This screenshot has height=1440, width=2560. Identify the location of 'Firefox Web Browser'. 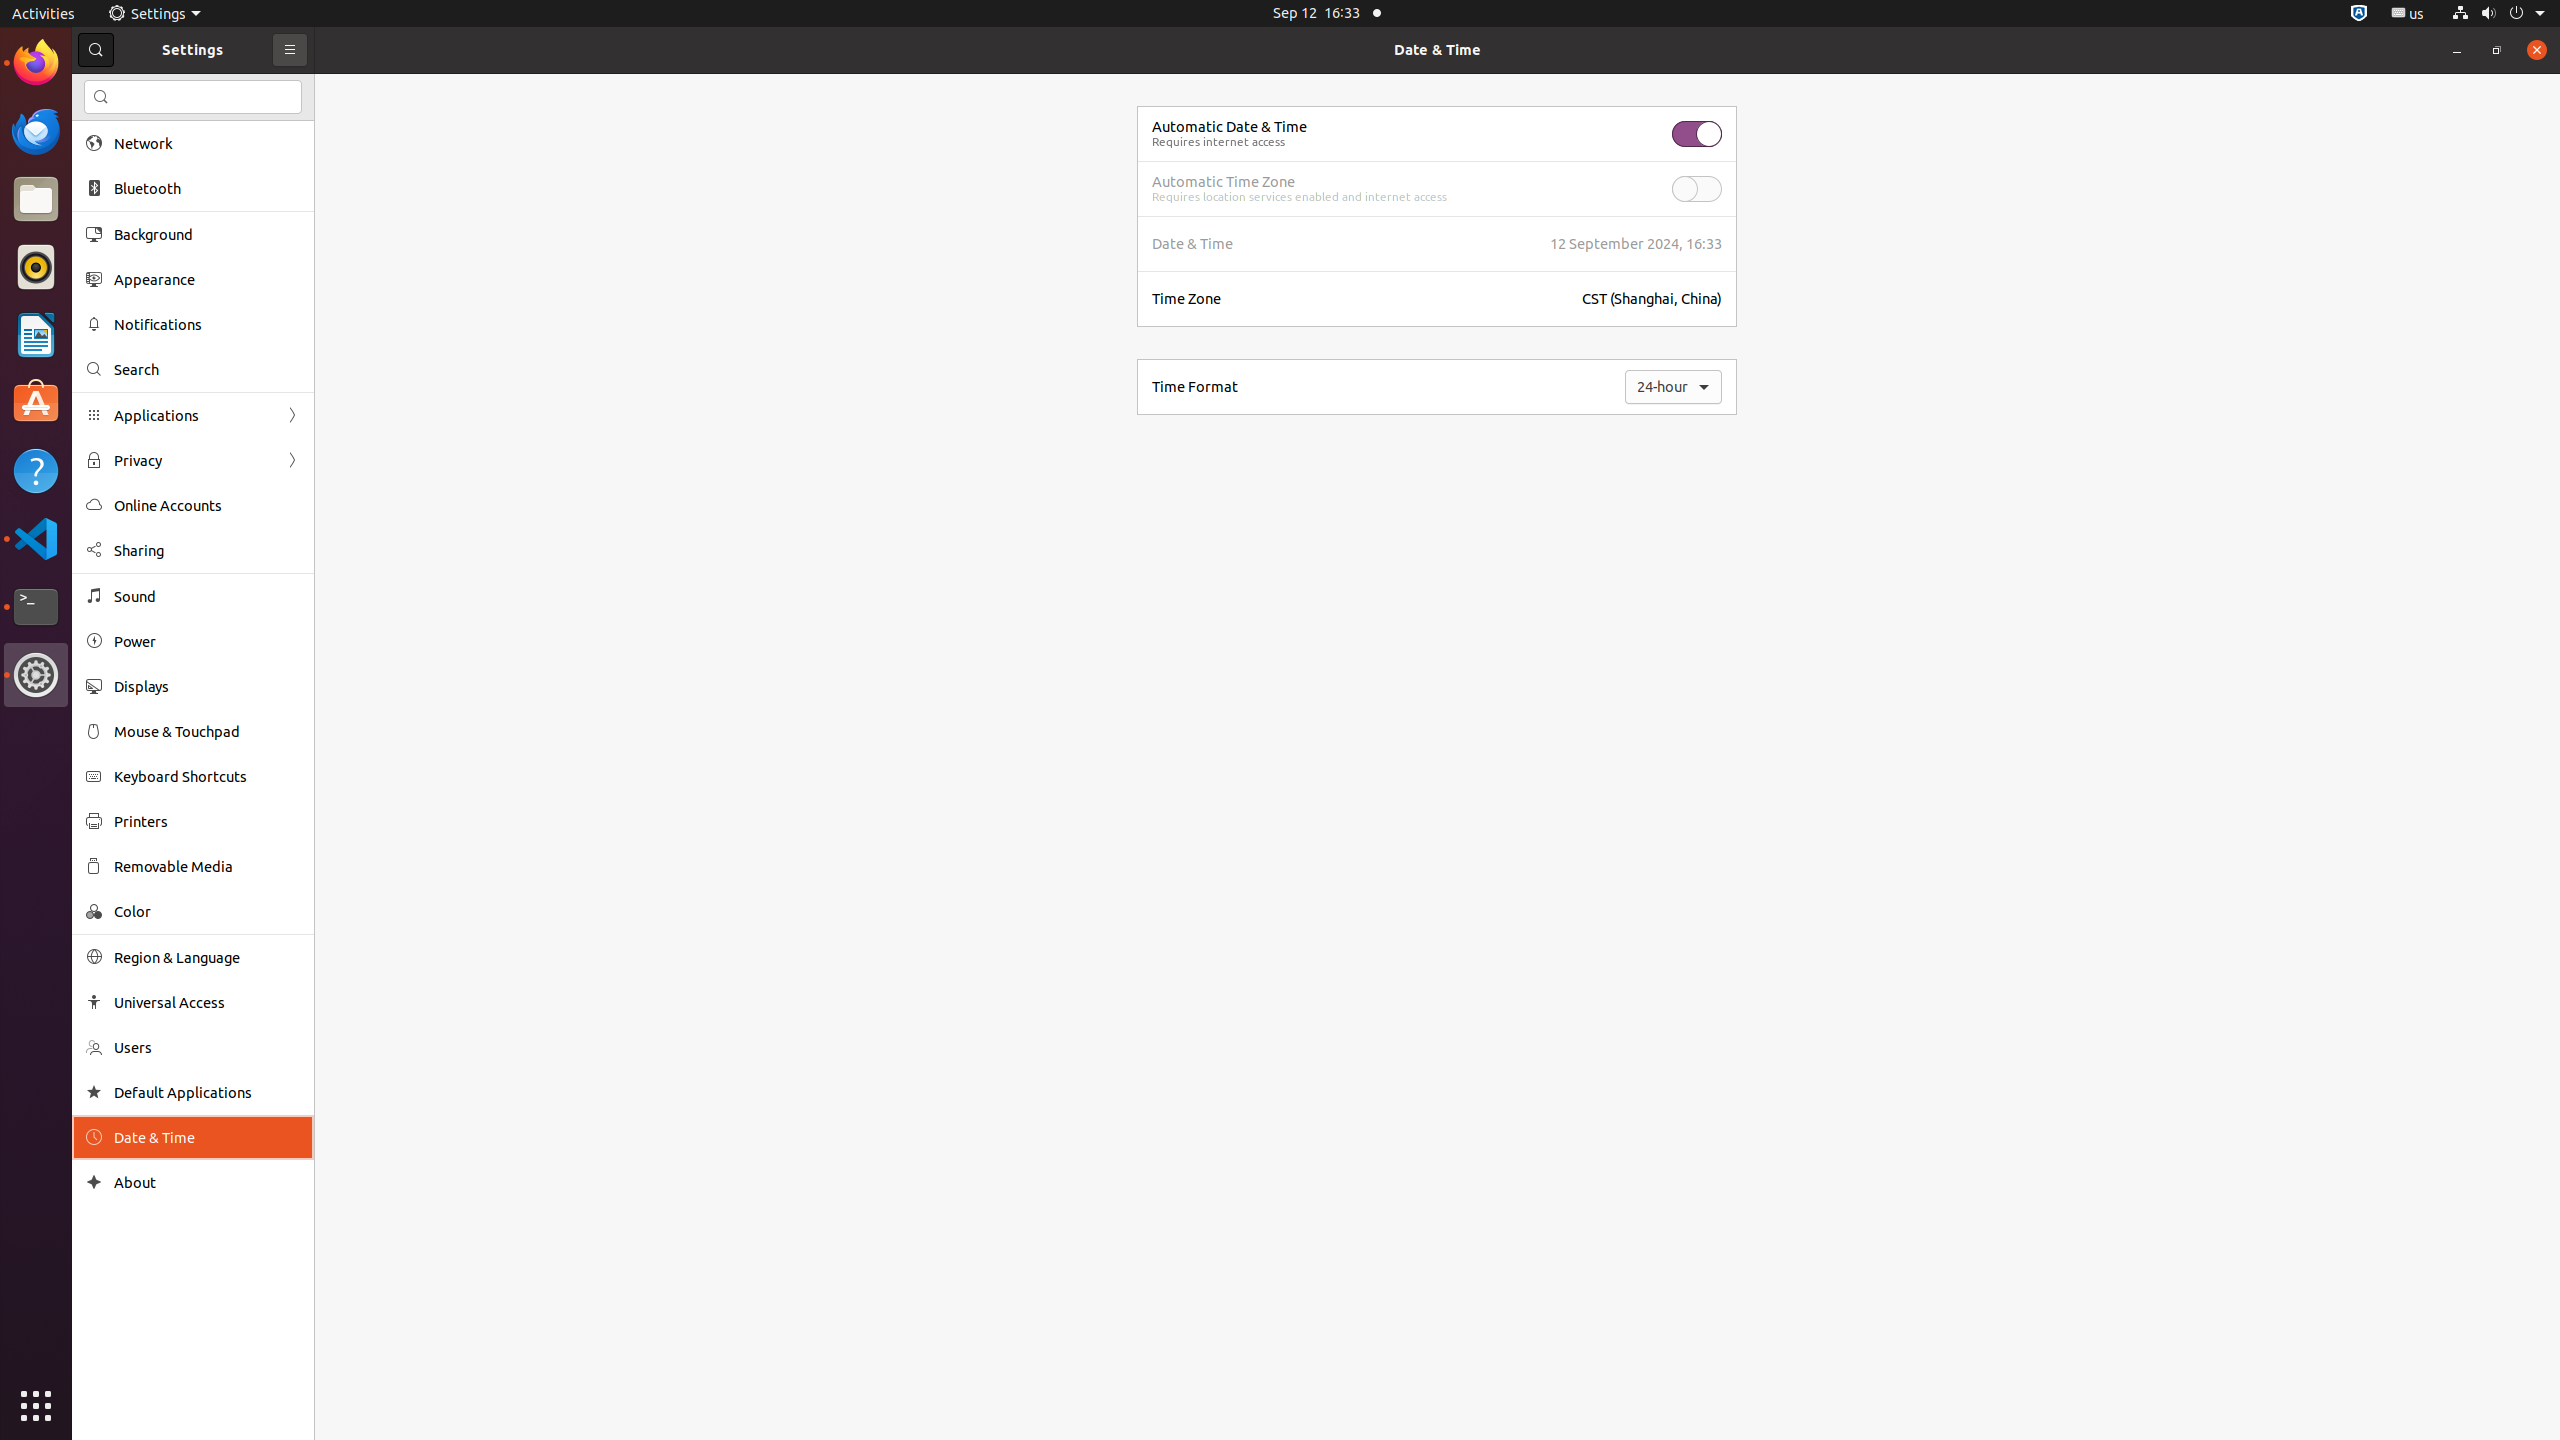
(36, 61).